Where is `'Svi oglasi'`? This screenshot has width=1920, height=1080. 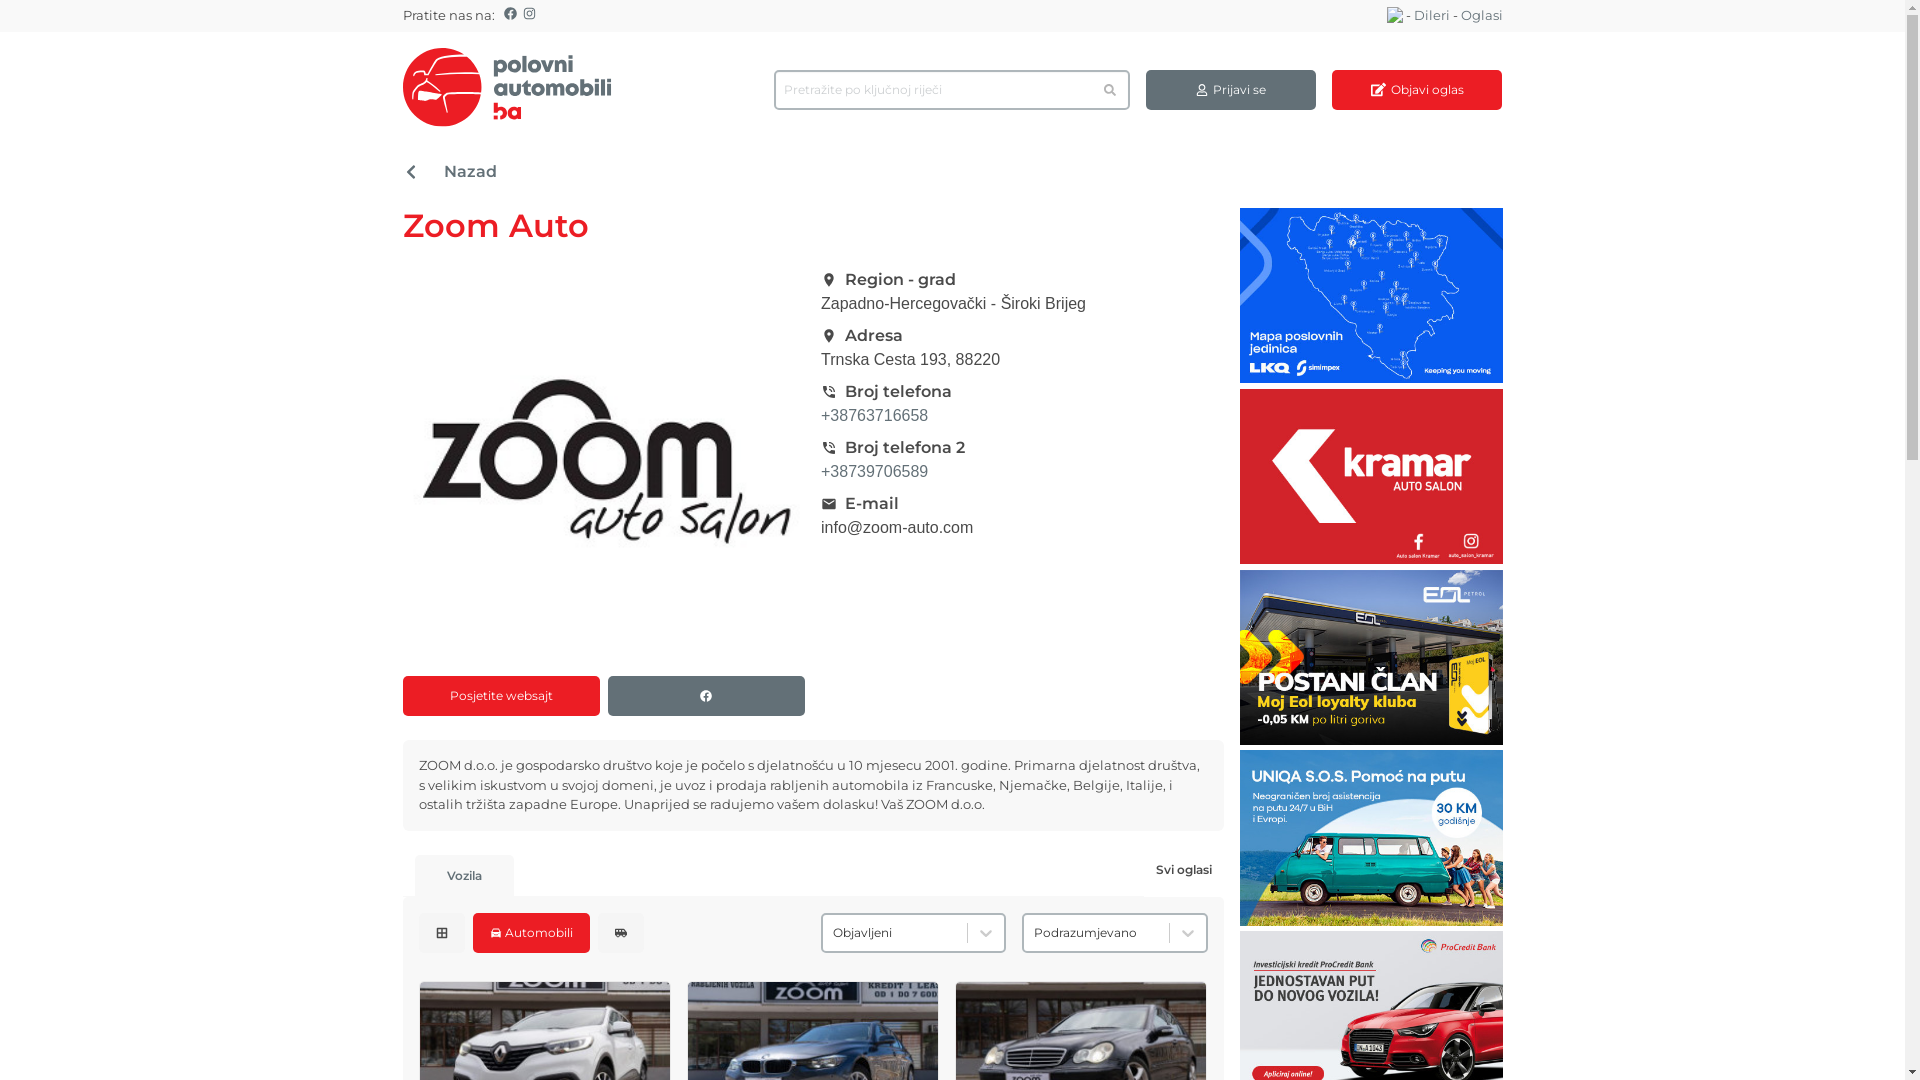
'Svi oglasi' is located at coordinates (1184, 867).